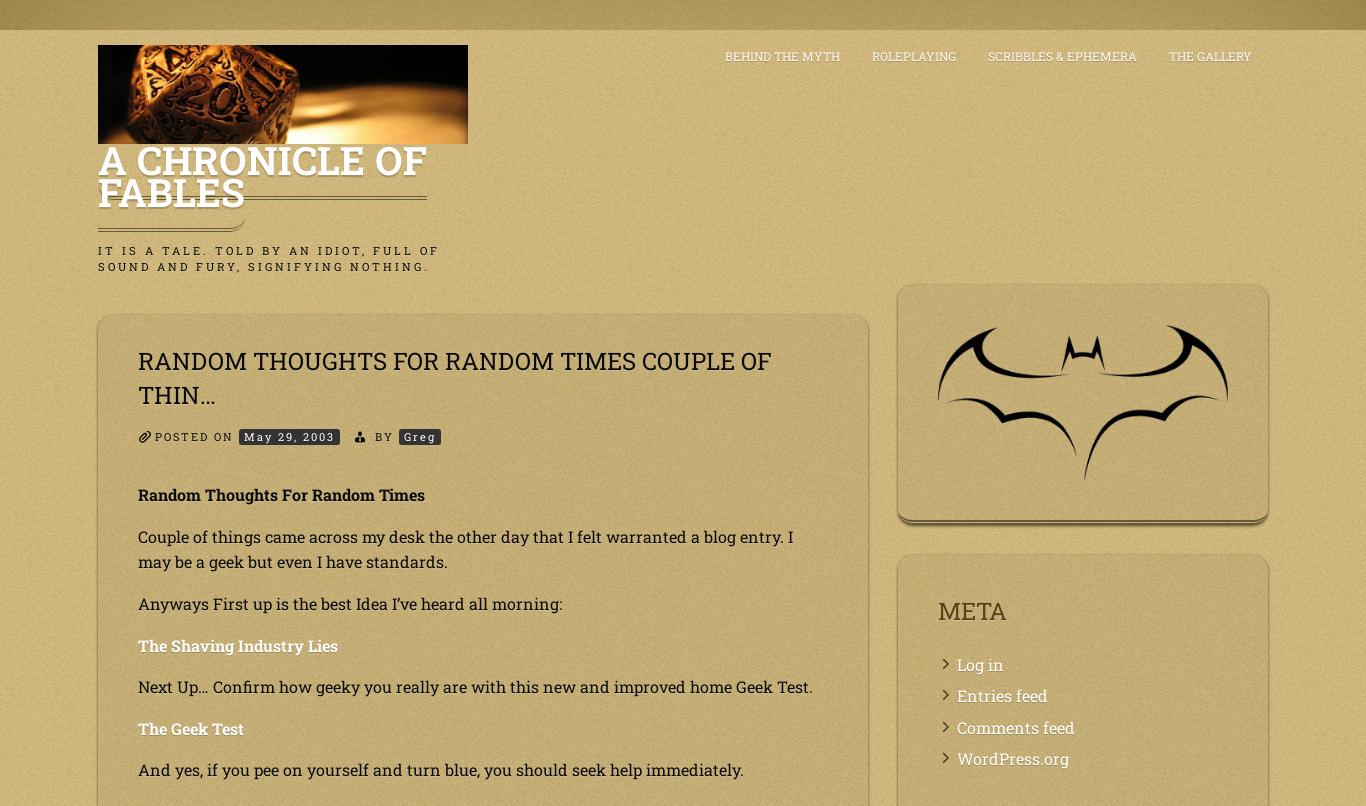 This screenshot has height=806, width=1366. I want to click on 'Random Thoughts For Random Times', so click(281, 493).